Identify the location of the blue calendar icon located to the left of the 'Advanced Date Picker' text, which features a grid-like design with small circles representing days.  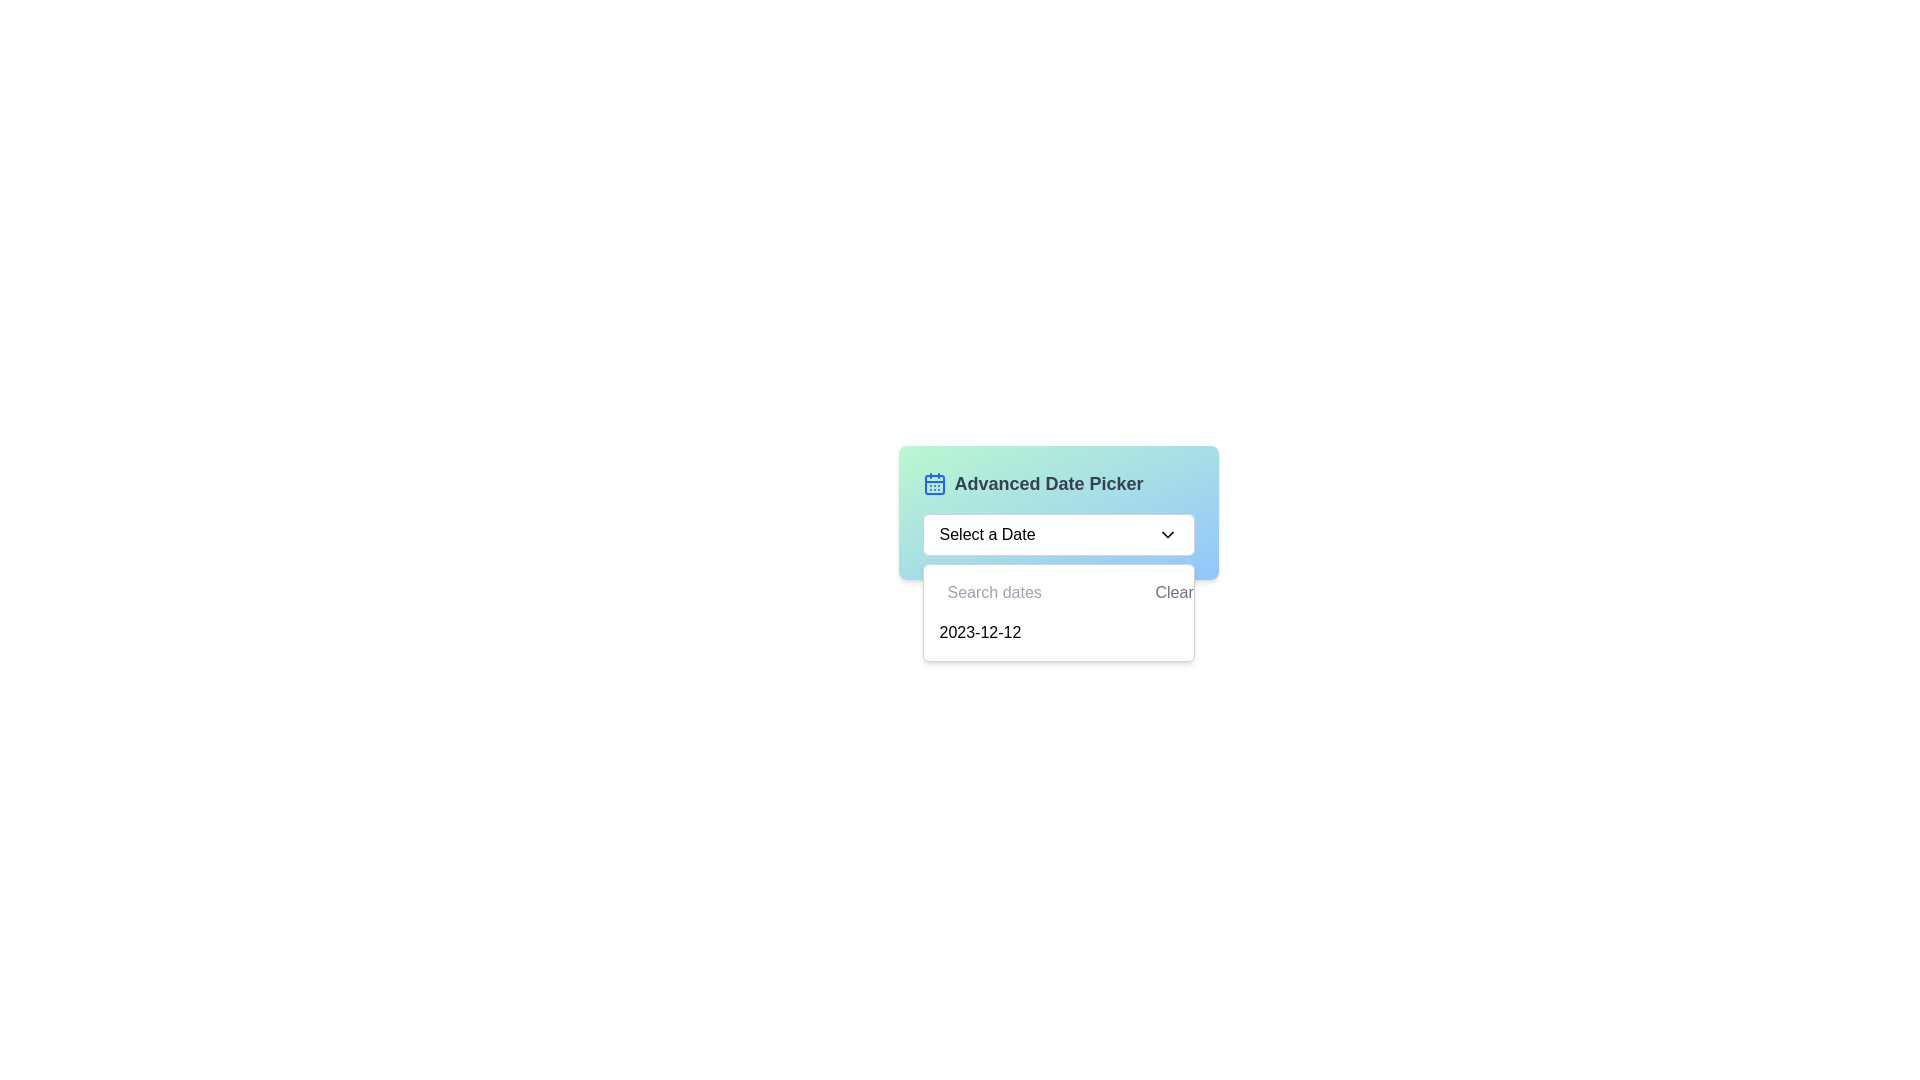
(933, 483).